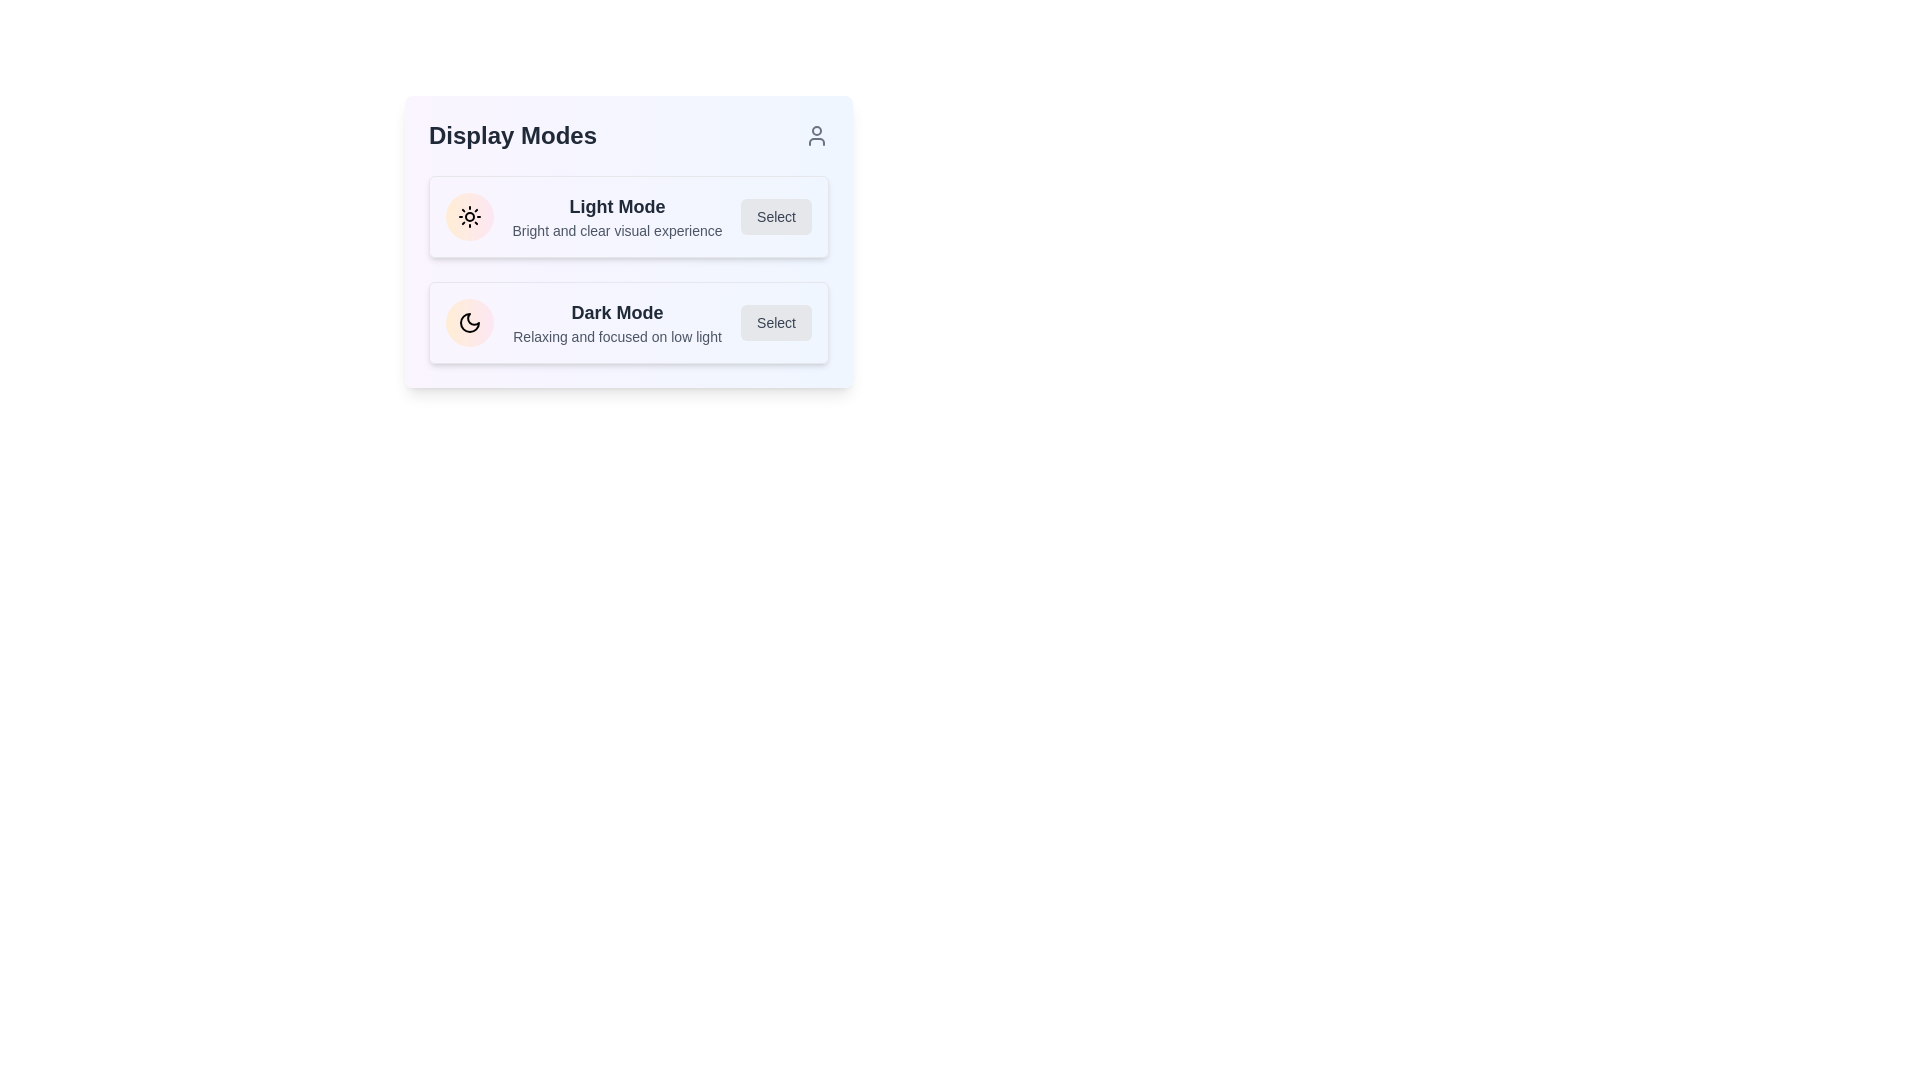 This screenshot has height=1080, width=1920. What do you see at coordinates (469, 322) in the screenshot?
I see `the 'Dark Mode' icon located in the second card option under the 'Display Modes' section, positioned to the left of the text 'Dark Mode' and 'Relaxing and focused on low light'` at bounding box center [469, 322].